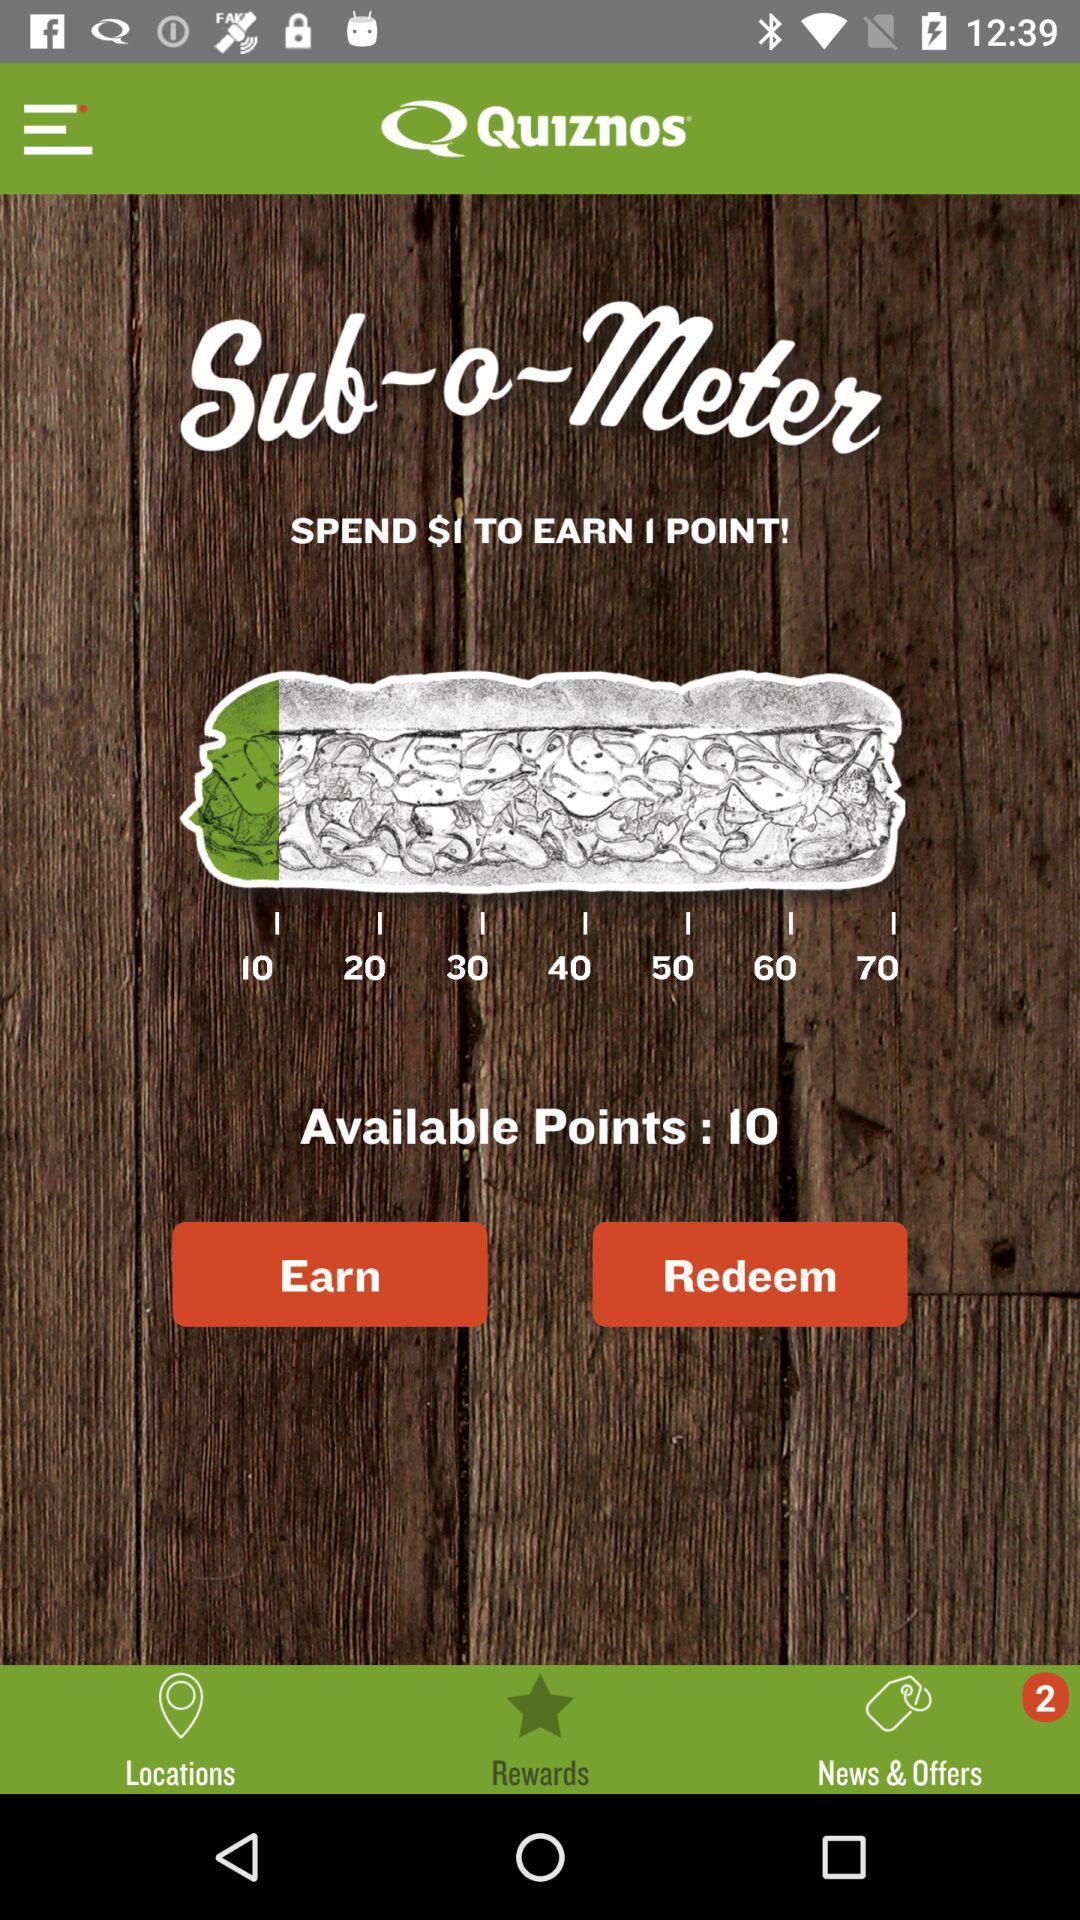 Image resolution: width=1080 pixels, height=1920 pixels. I want to click on settings/options, so click(54, 127).